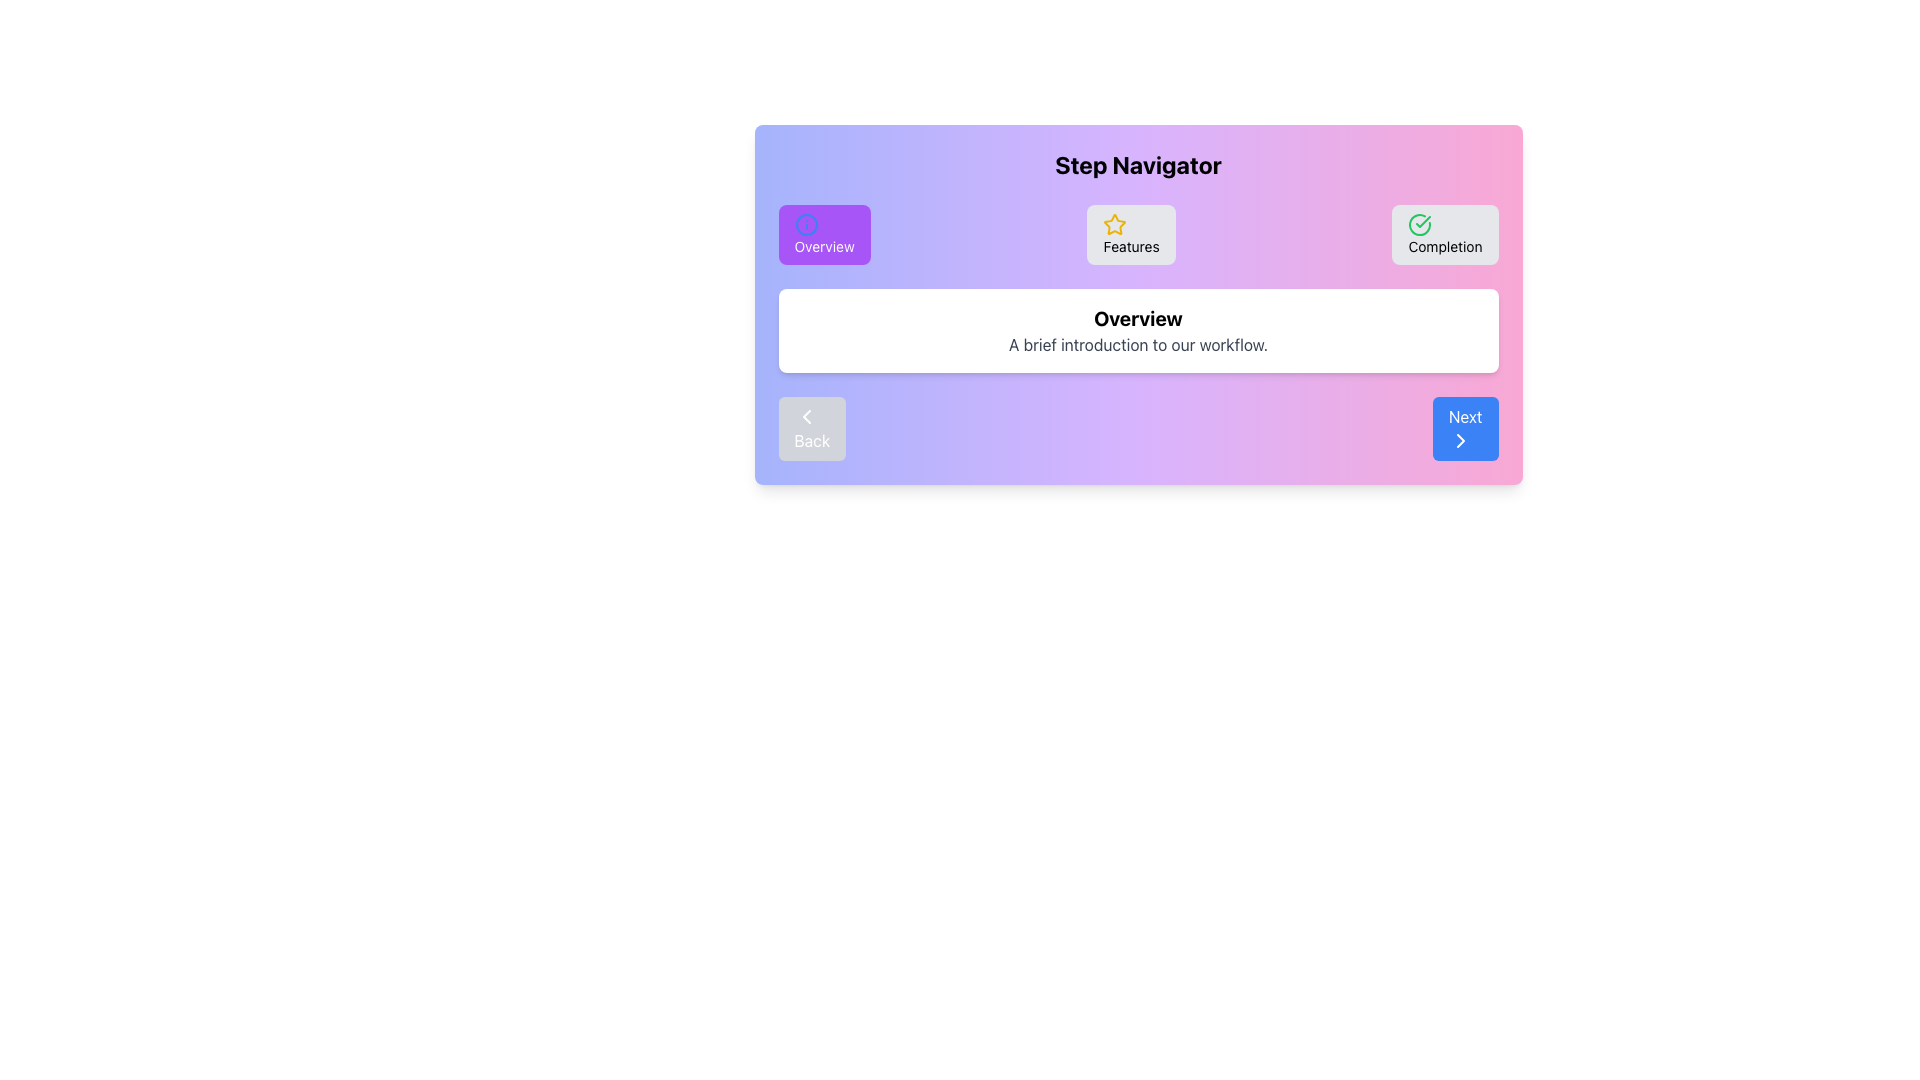  Describe the element at coordinates (1131, 234) in the screenshot. I see `the 'Features' button, which is a rounded rectangular button with a light gray background, black text, and a yellow outlined star icon above the text` at that location.